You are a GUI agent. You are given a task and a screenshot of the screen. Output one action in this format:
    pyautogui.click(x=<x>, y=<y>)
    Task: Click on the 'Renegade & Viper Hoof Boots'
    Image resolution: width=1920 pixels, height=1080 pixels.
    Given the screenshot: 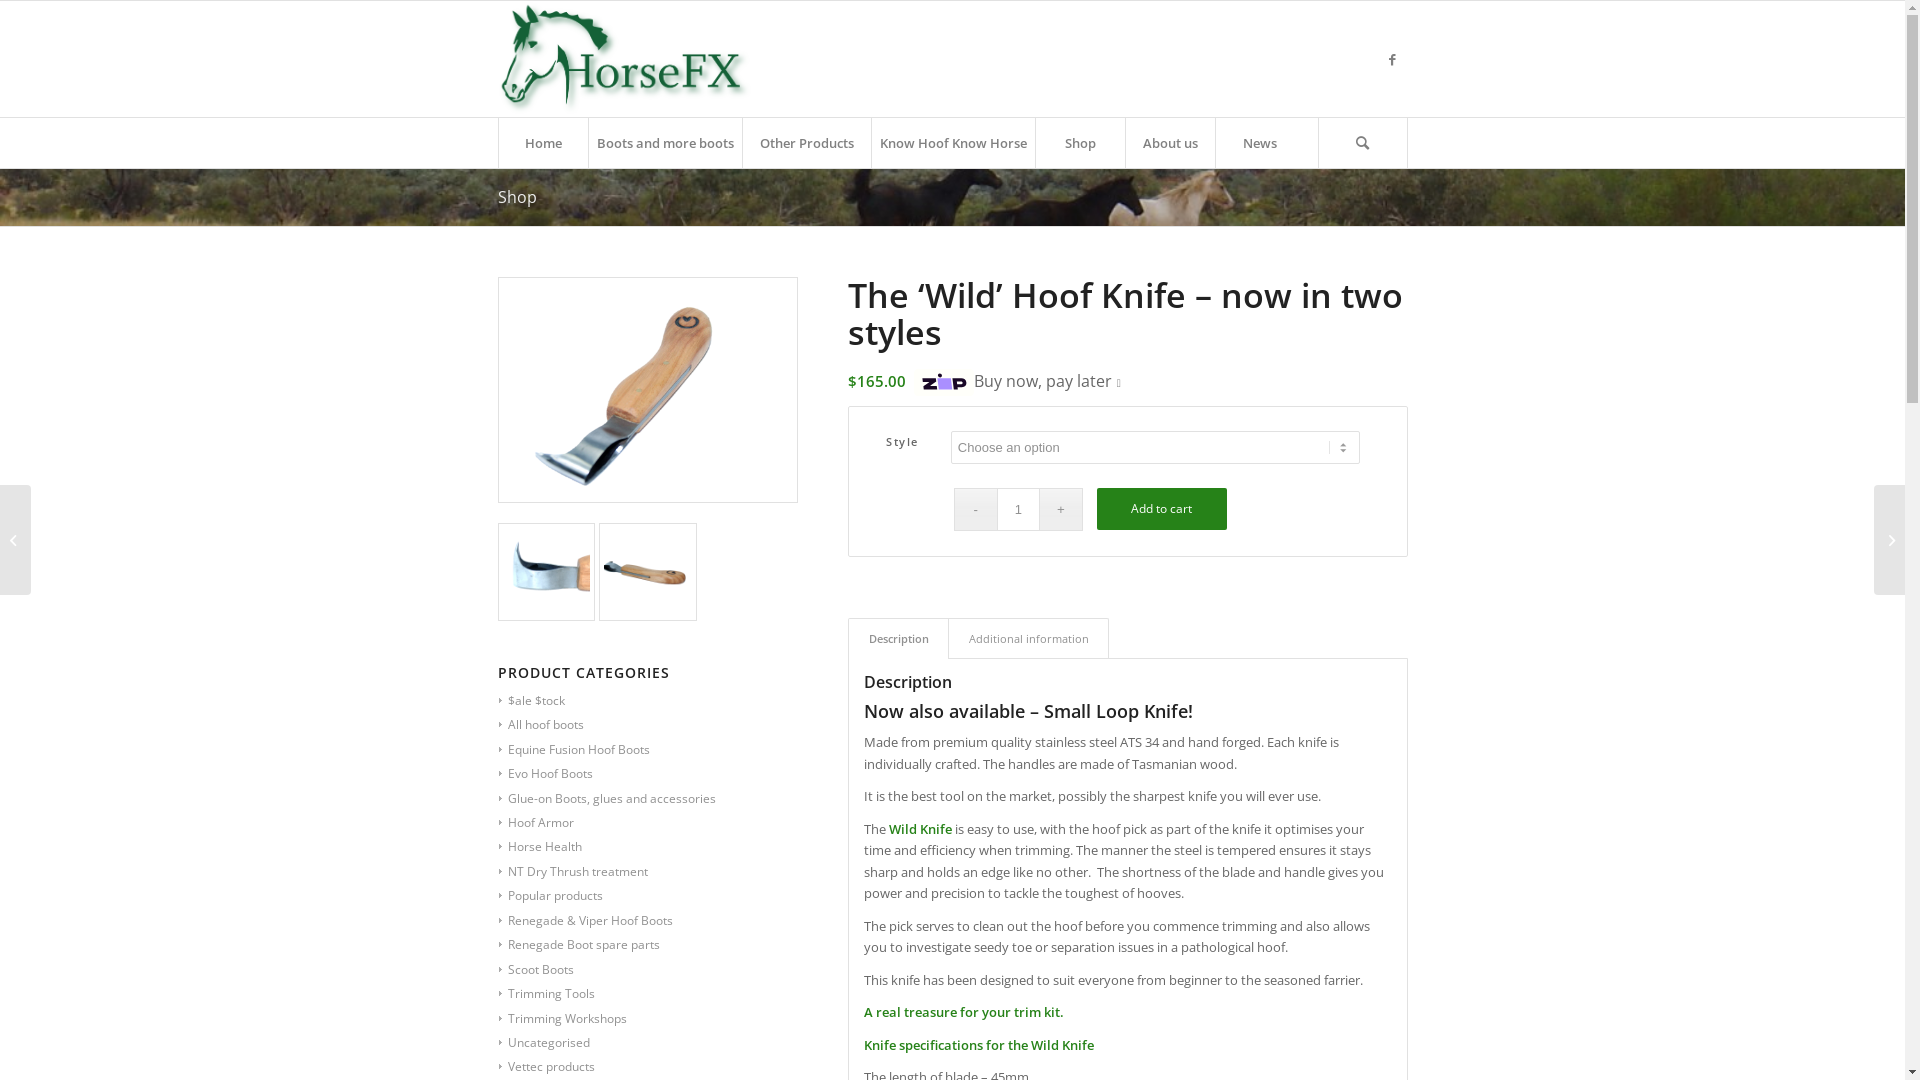 What is the action you would take?
    pyautogui.click(x=498, y=920)
    